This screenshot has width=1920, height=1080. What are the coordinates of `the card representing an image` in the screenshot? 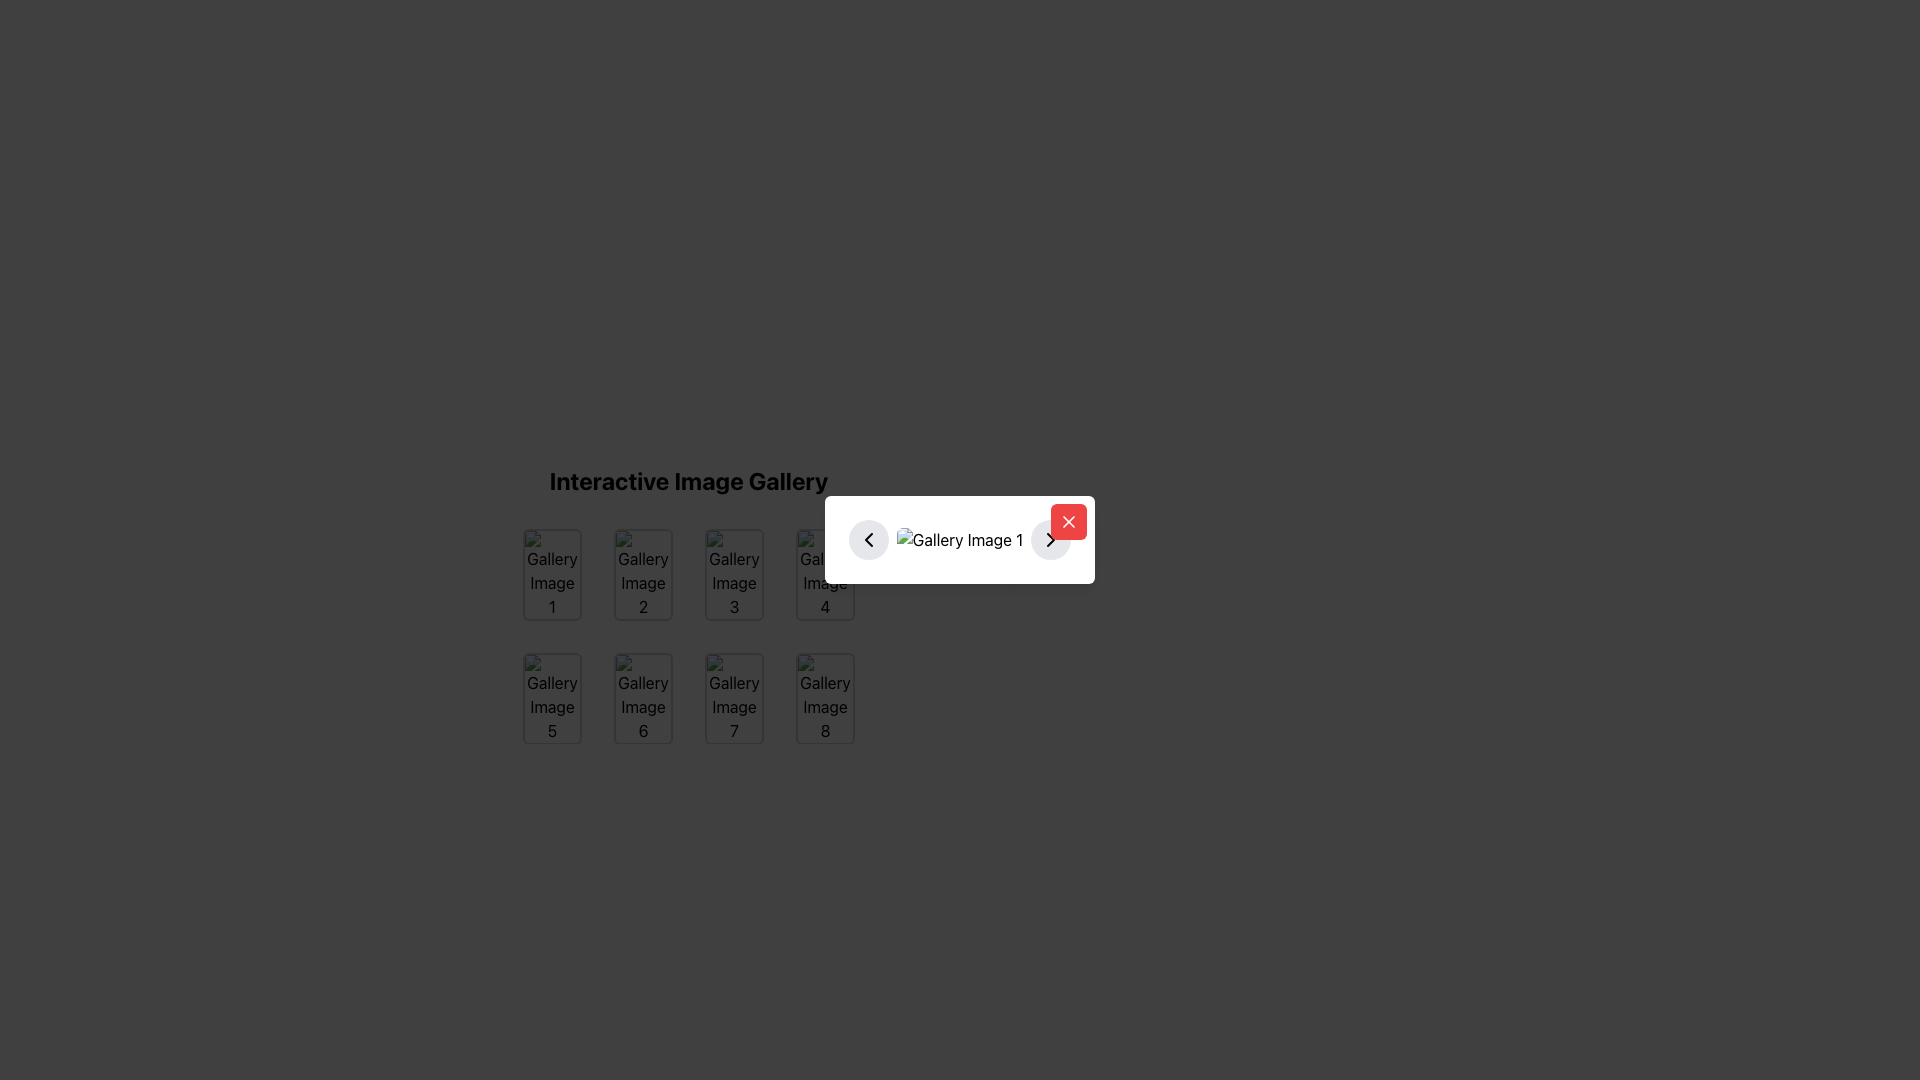 It's located at (733, 697).